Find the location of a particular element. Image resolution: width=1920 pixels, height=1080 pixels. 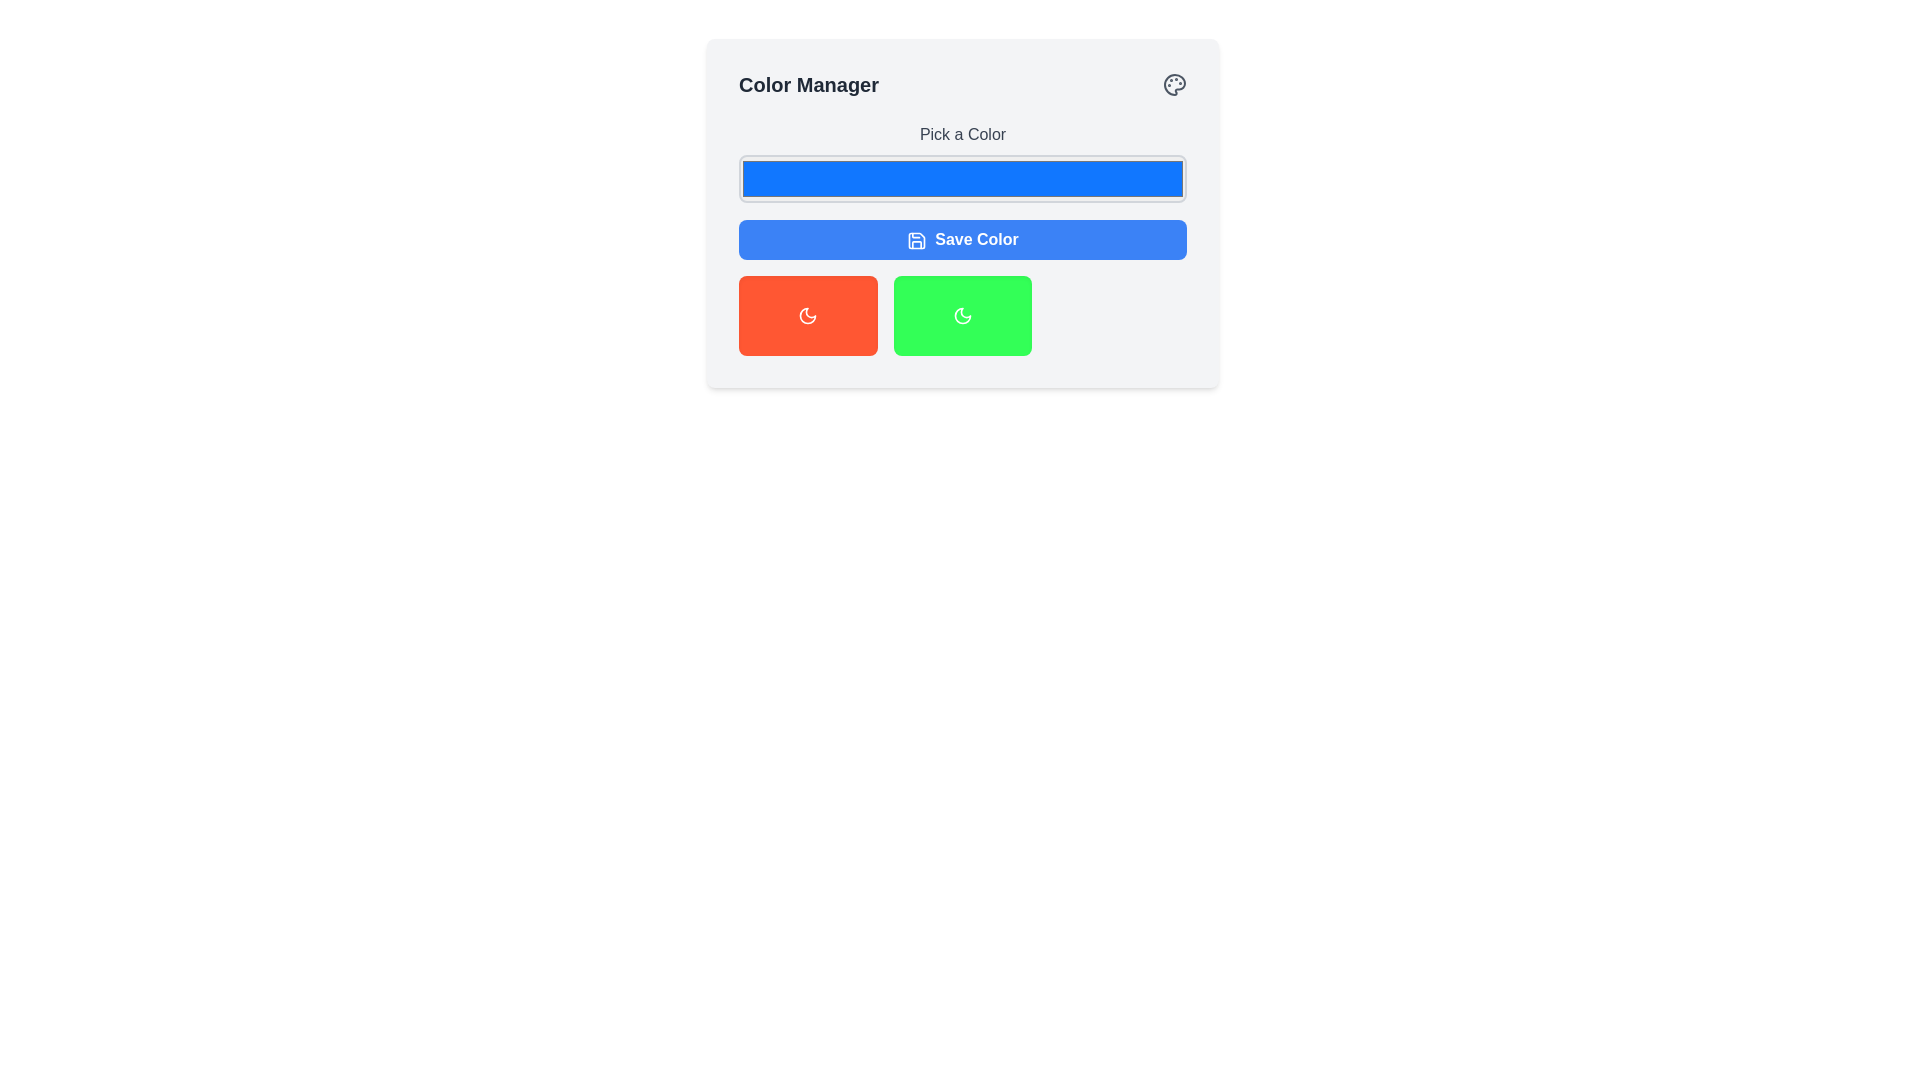

the third button in the 'Color Manager' interface, located to the right of a red button and below a blue button labeled 'Save Color' is located at coordinates (963, 315).